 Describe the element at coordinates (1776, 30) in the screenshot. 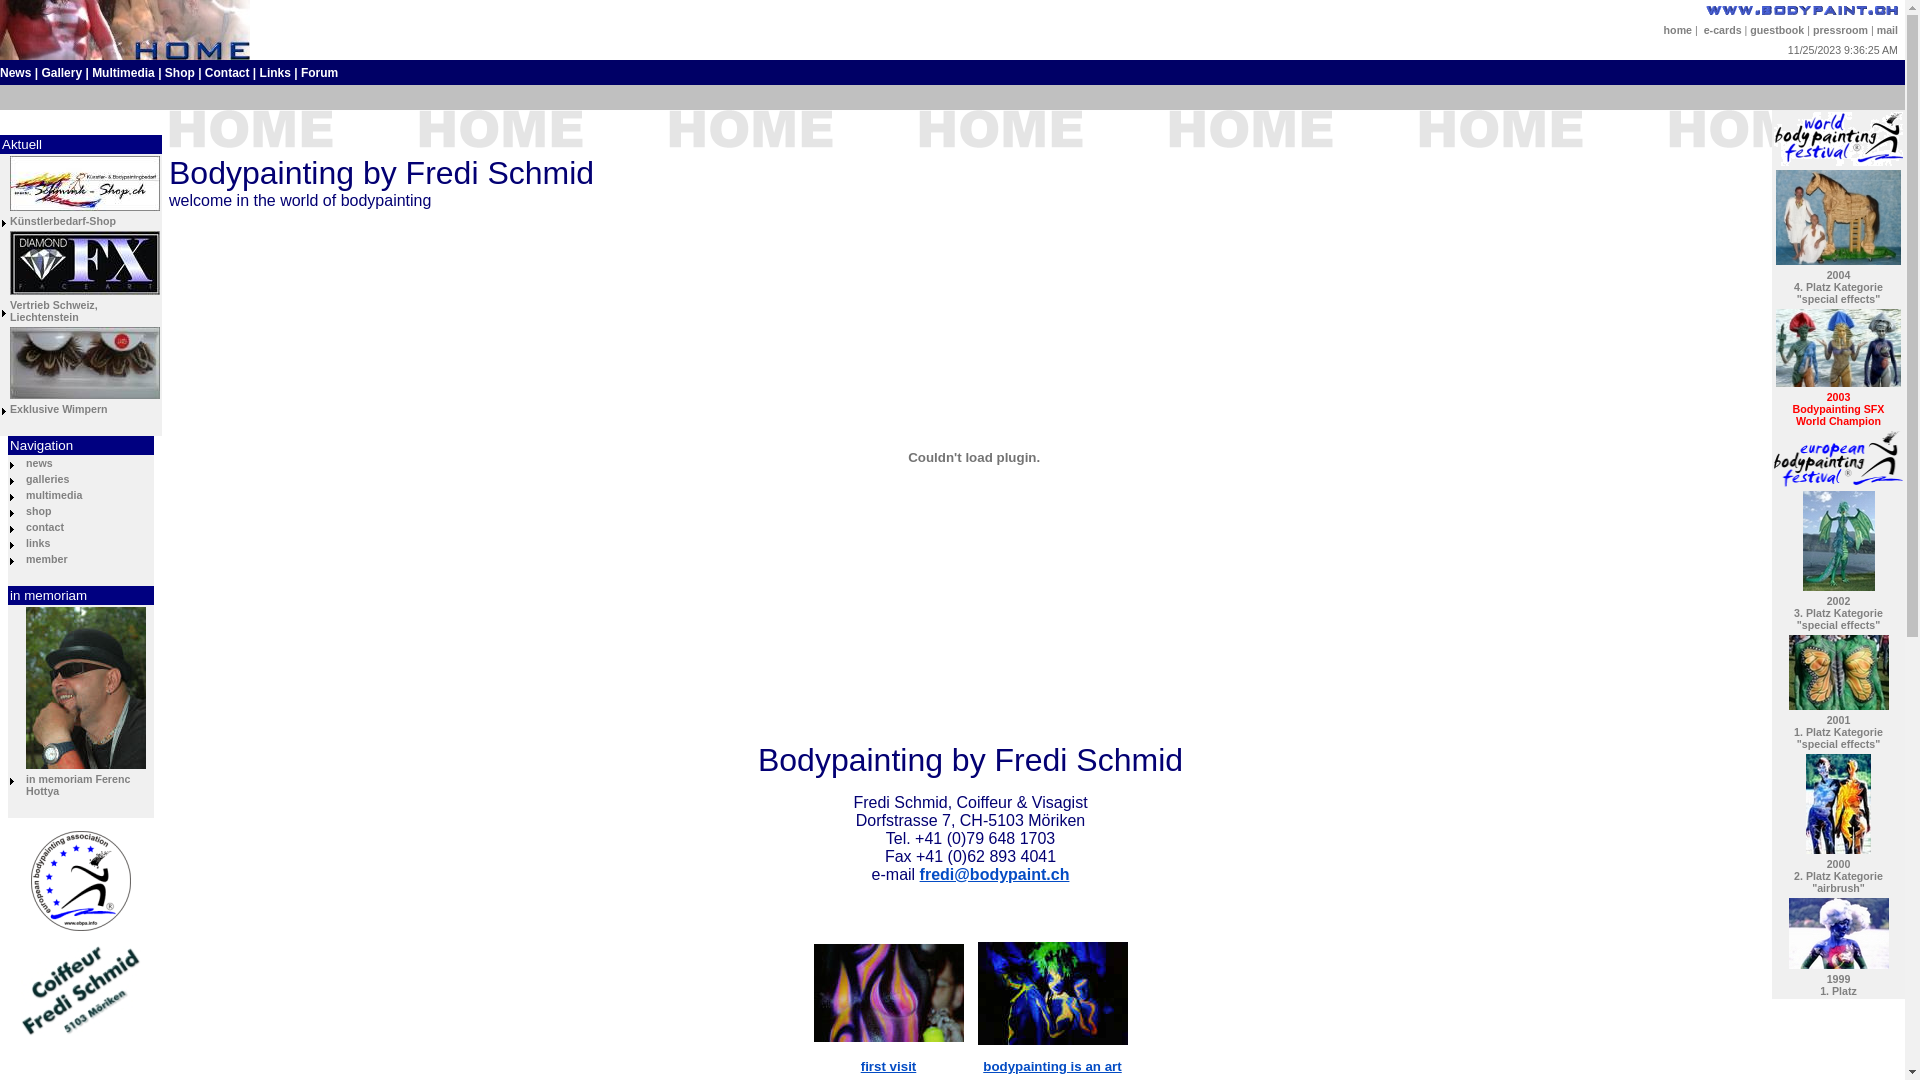

I see `'guestbook'` at that location.